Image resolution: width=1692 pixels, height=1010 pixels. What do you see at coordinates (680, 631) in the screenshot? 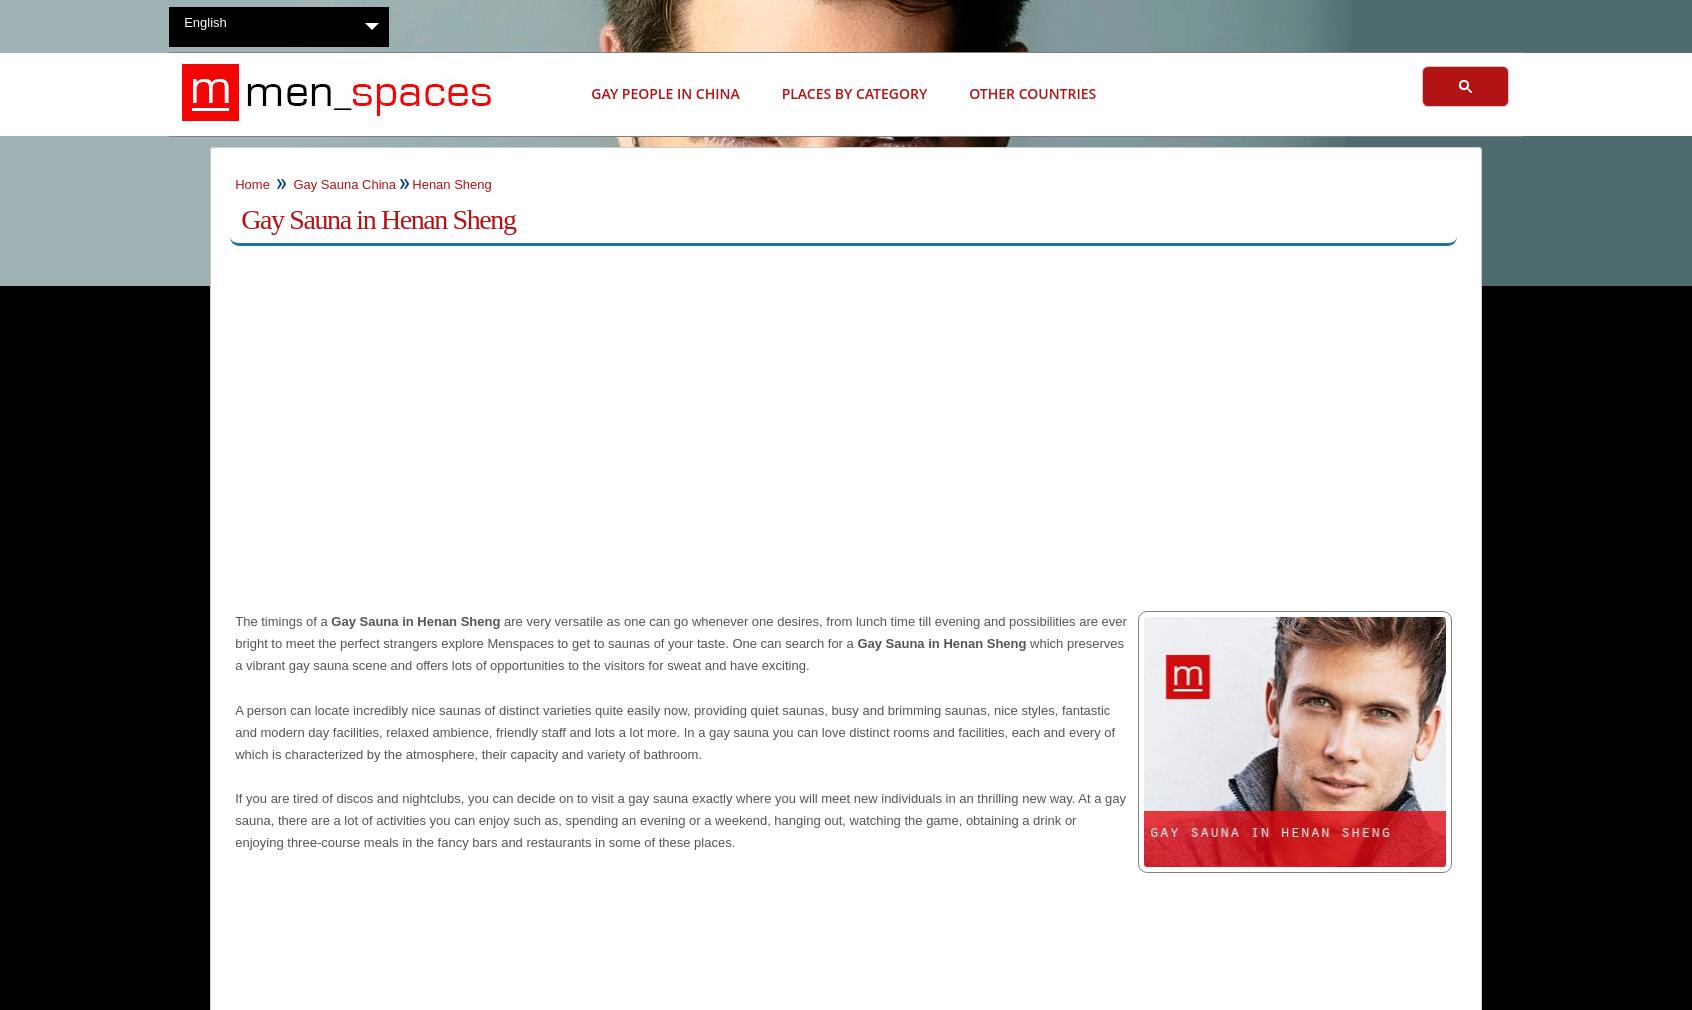
I see `'are very versatile as one can go whenever one desires, from lunch time till evening and possibilities are ever bright to meet the perfect strangers explore Menspaces to get to saunas of your taste. One can search for a'` at bounding box center [680, 631].